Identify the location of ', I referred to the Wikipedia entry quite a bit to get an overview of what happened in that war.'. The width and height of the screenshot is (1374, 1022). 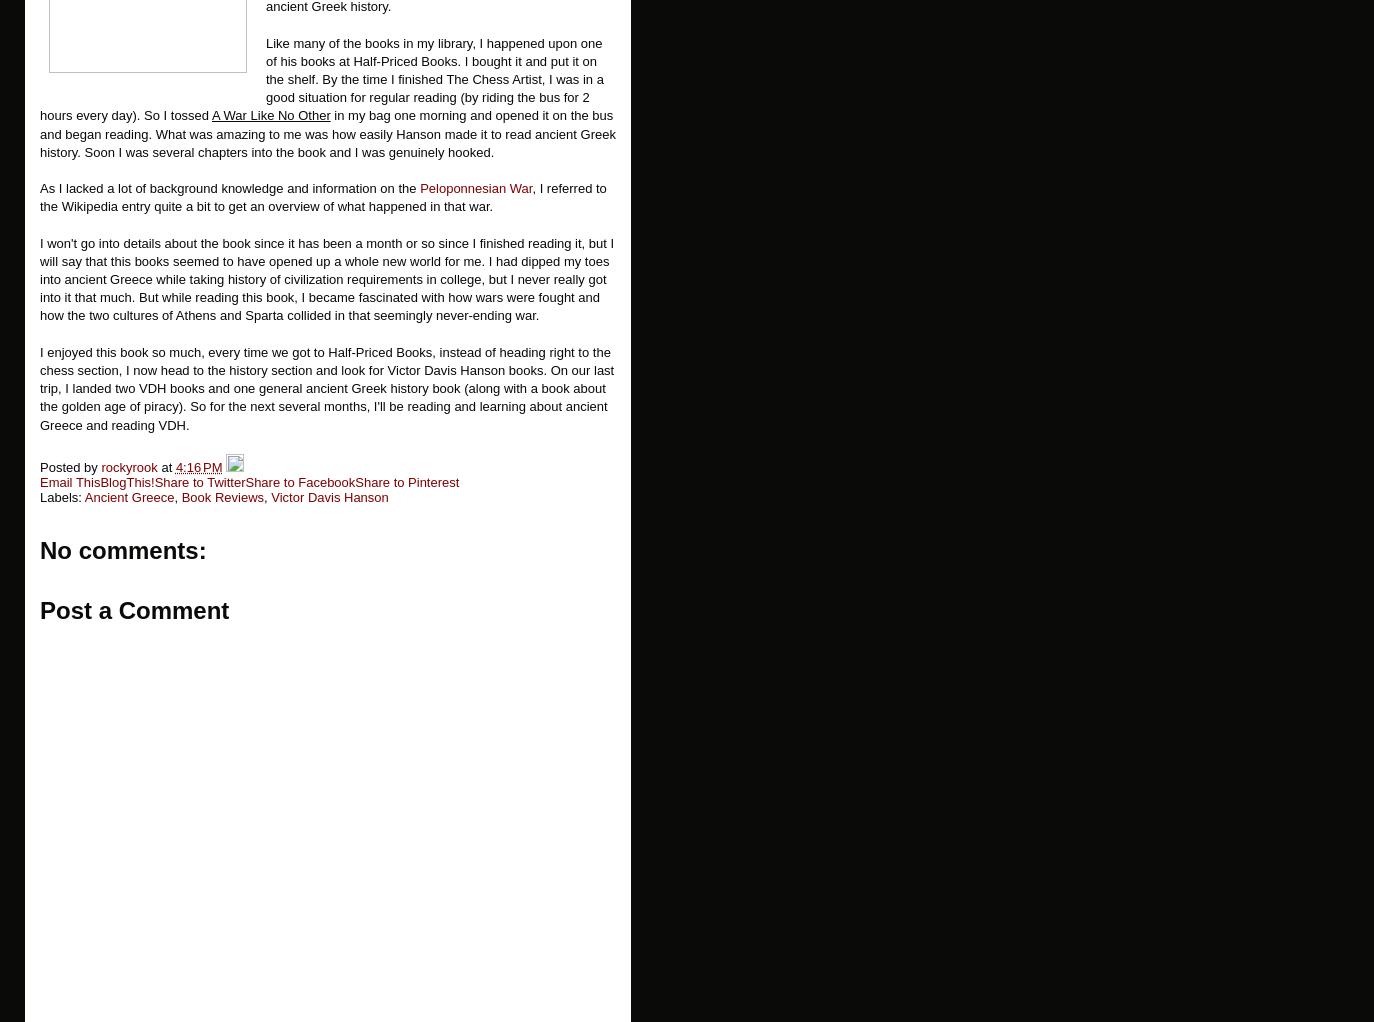
(322, 197).